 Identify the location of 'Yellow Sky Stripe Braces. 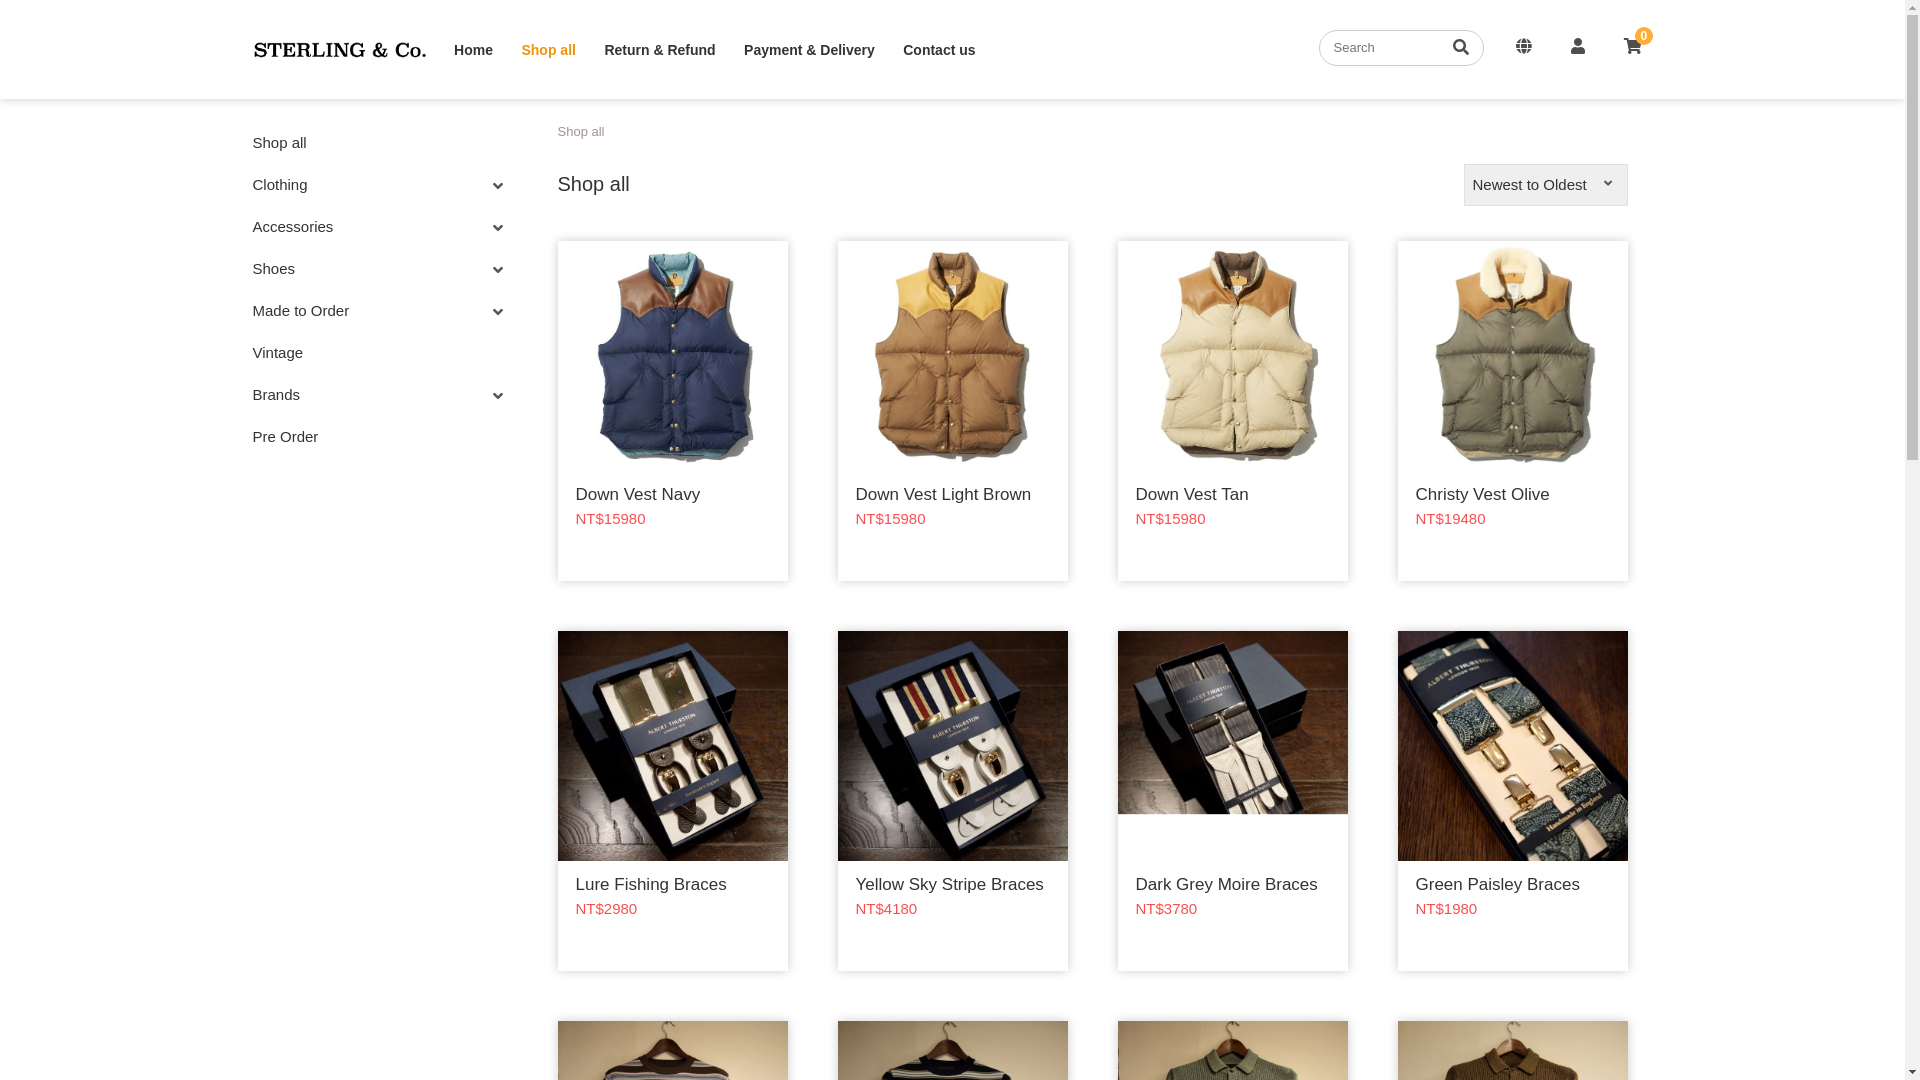
(952, 800).